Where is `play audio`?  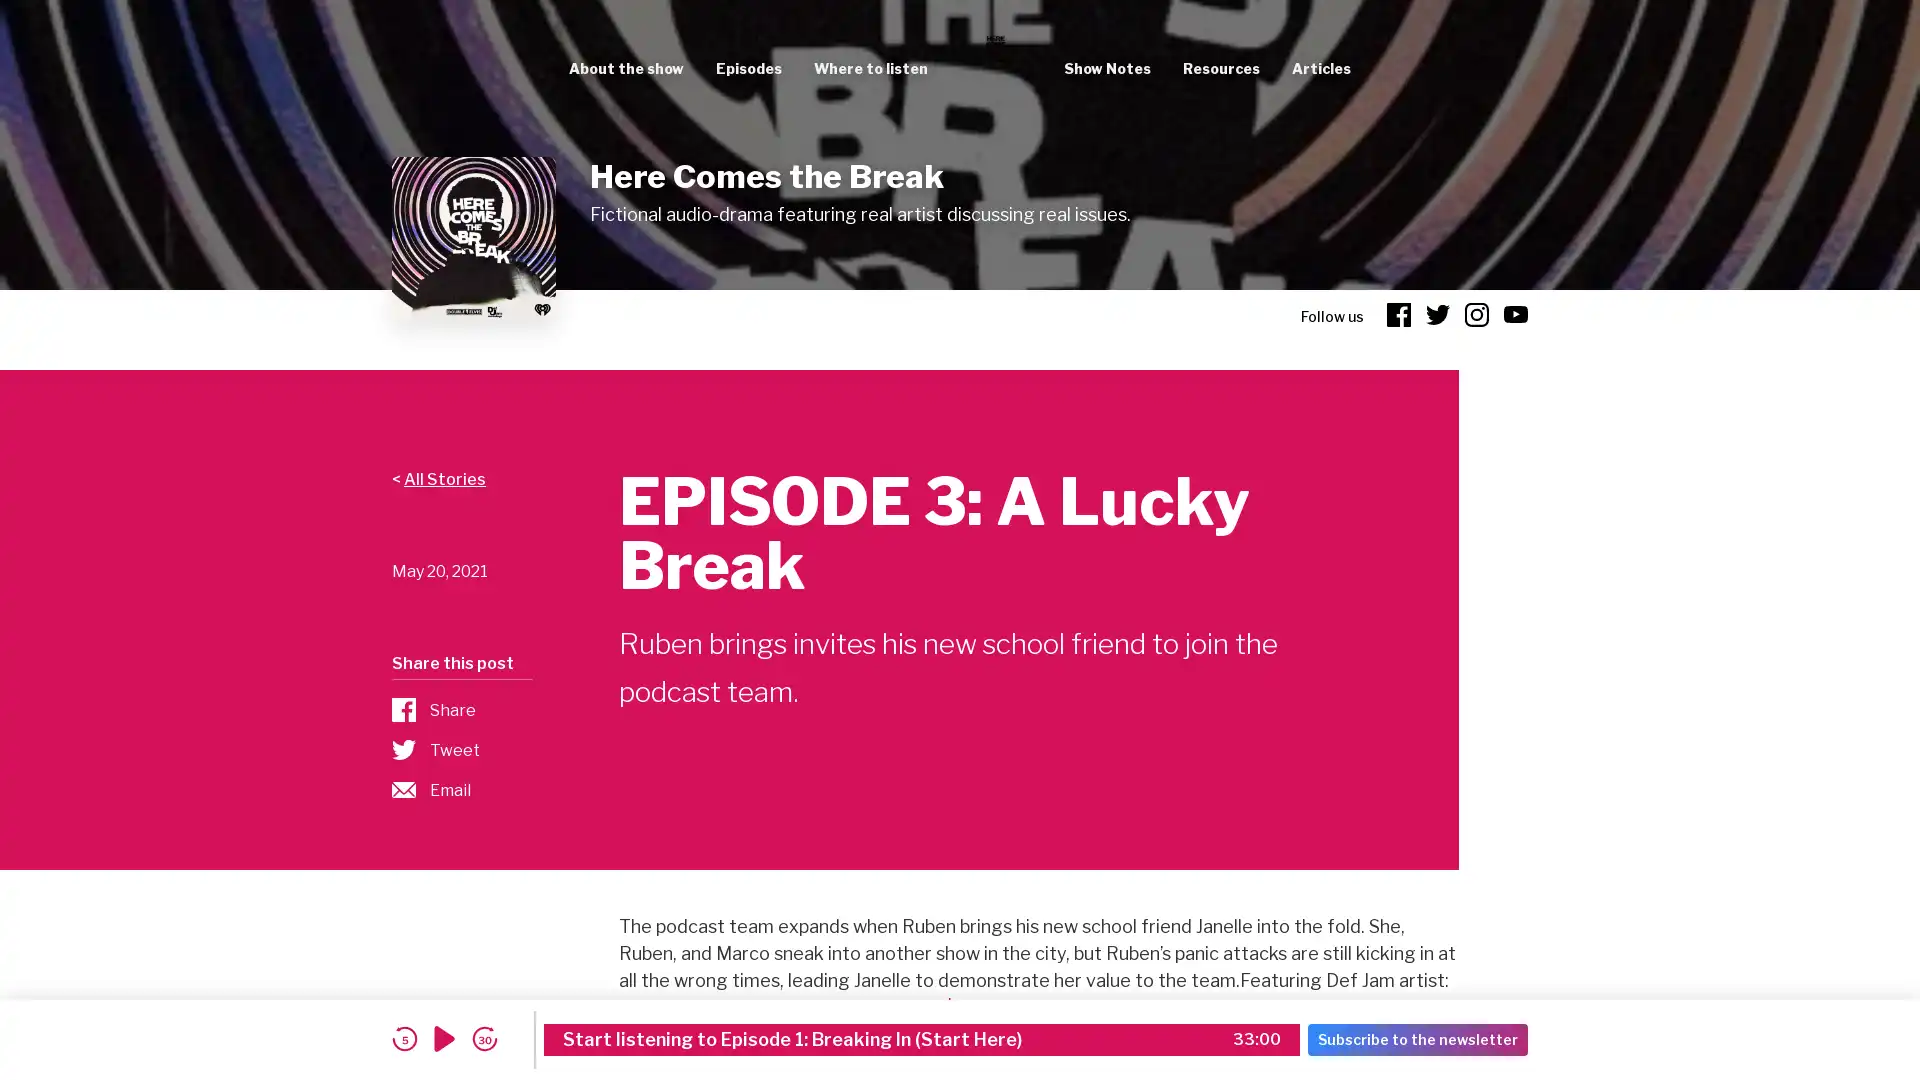 play audio is located at coordinates (444, 1038).